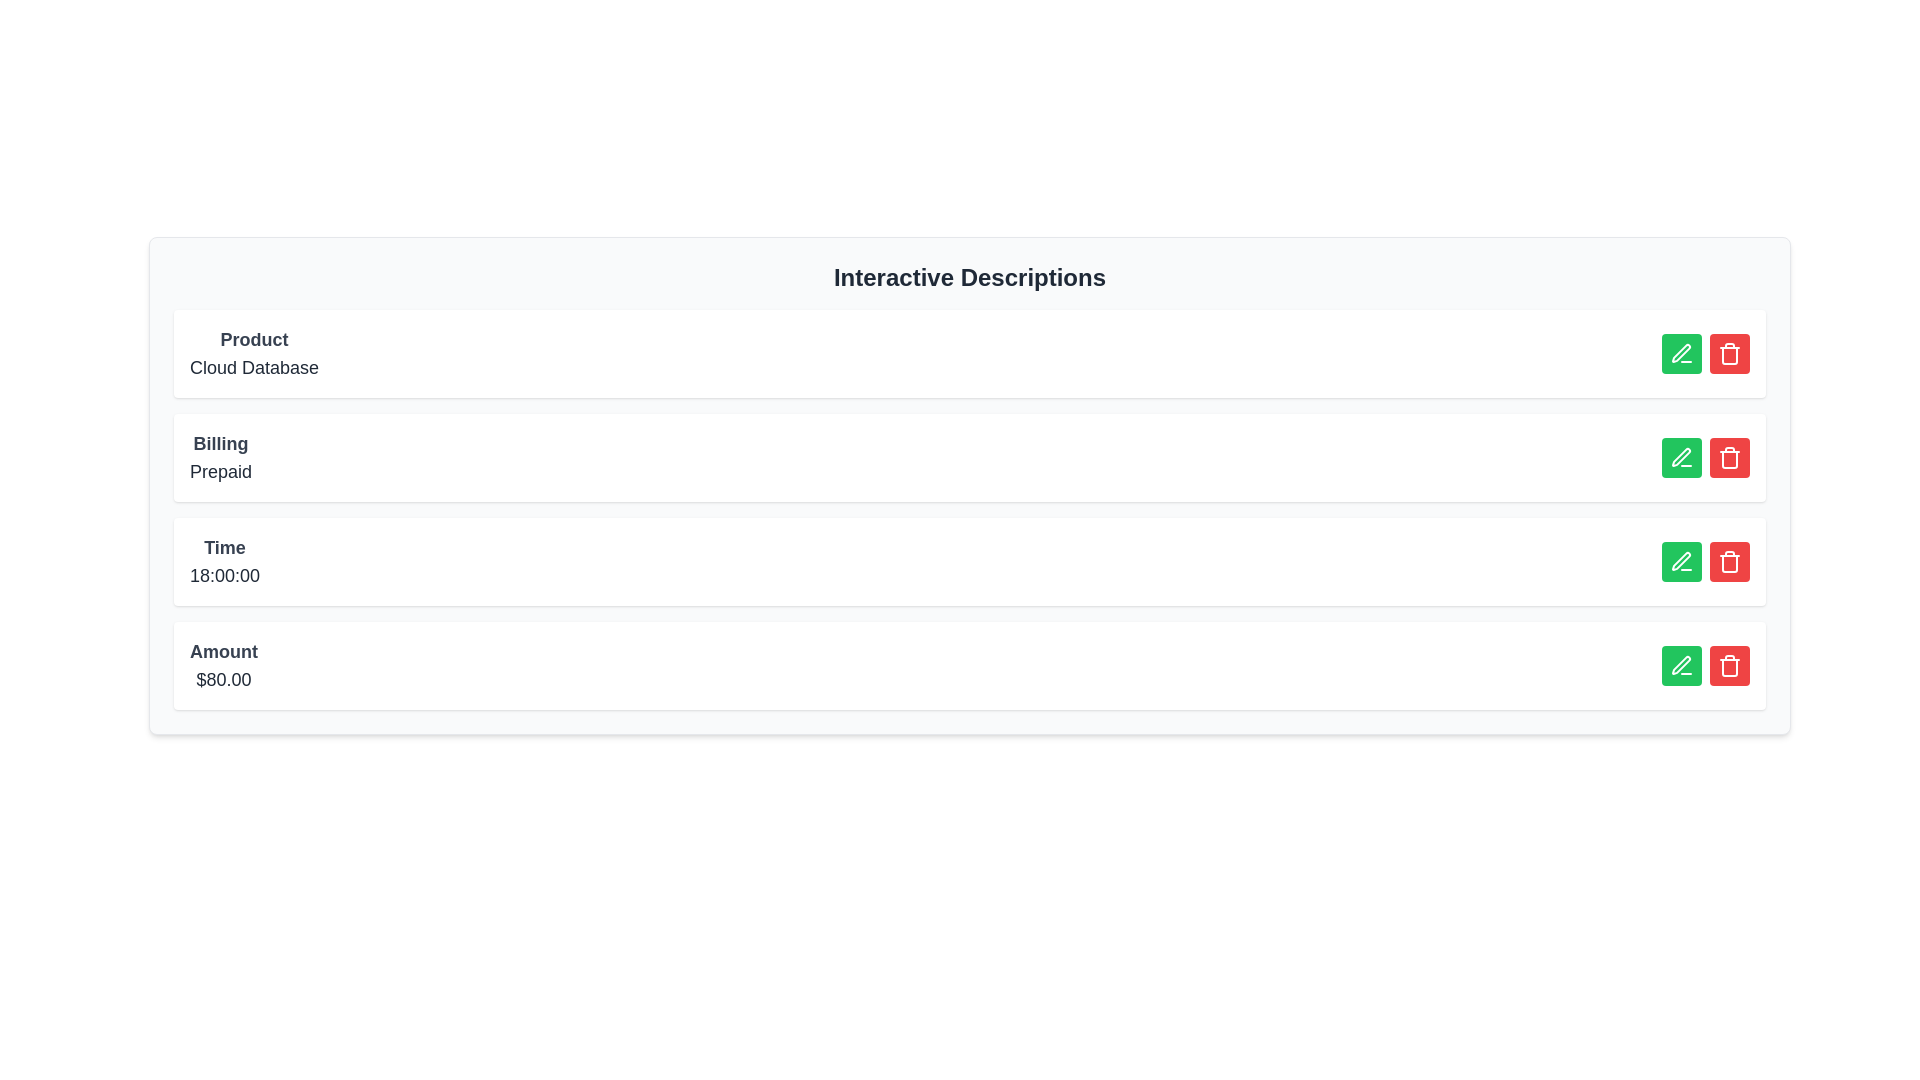 The width and height of the screenshot is (1920, 1080). What do you see at coordinates (1728, 458) in the screenshot?
I see `the delete icon located on the far right side of the interface, nested within a red circular button` at bounding box center [1728, 458].